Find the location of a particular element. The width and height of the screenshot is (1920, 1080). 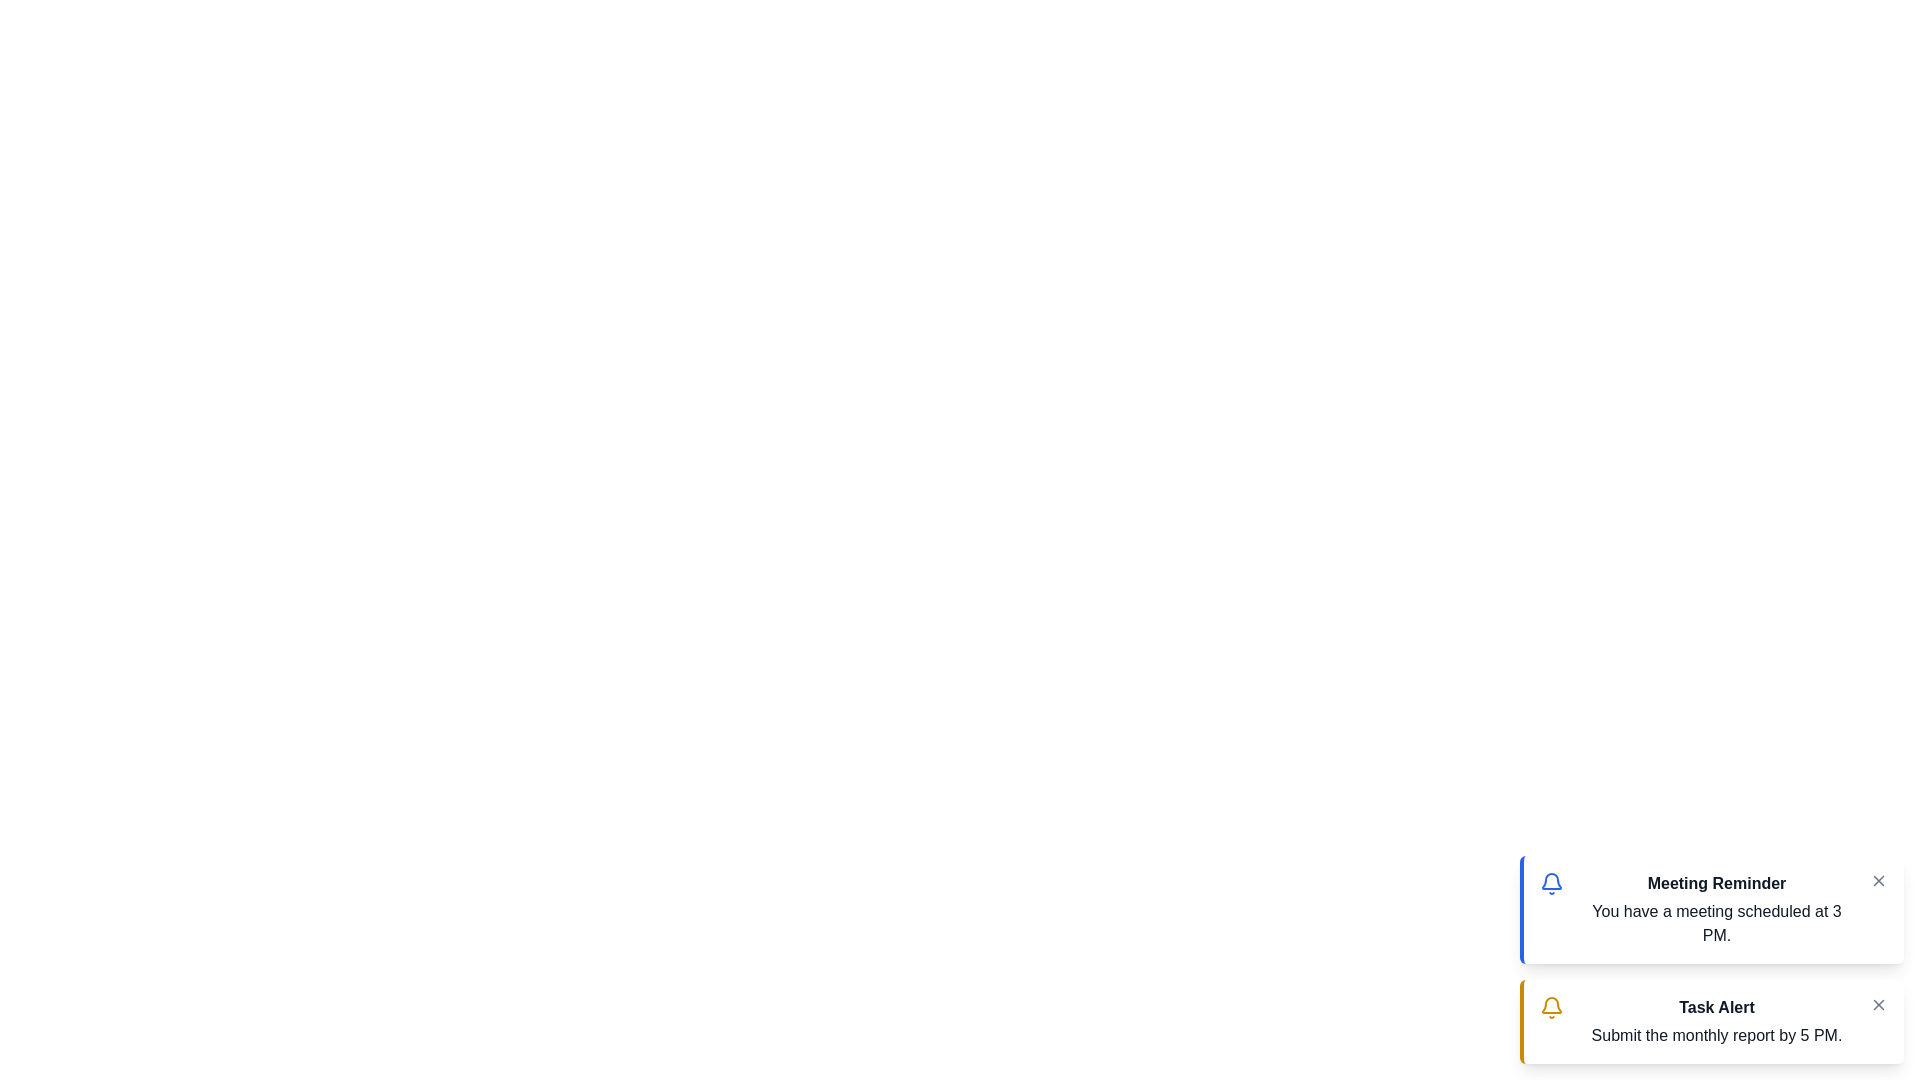

the notification icon for Task Alert is located at coordinates (1550, 1007).